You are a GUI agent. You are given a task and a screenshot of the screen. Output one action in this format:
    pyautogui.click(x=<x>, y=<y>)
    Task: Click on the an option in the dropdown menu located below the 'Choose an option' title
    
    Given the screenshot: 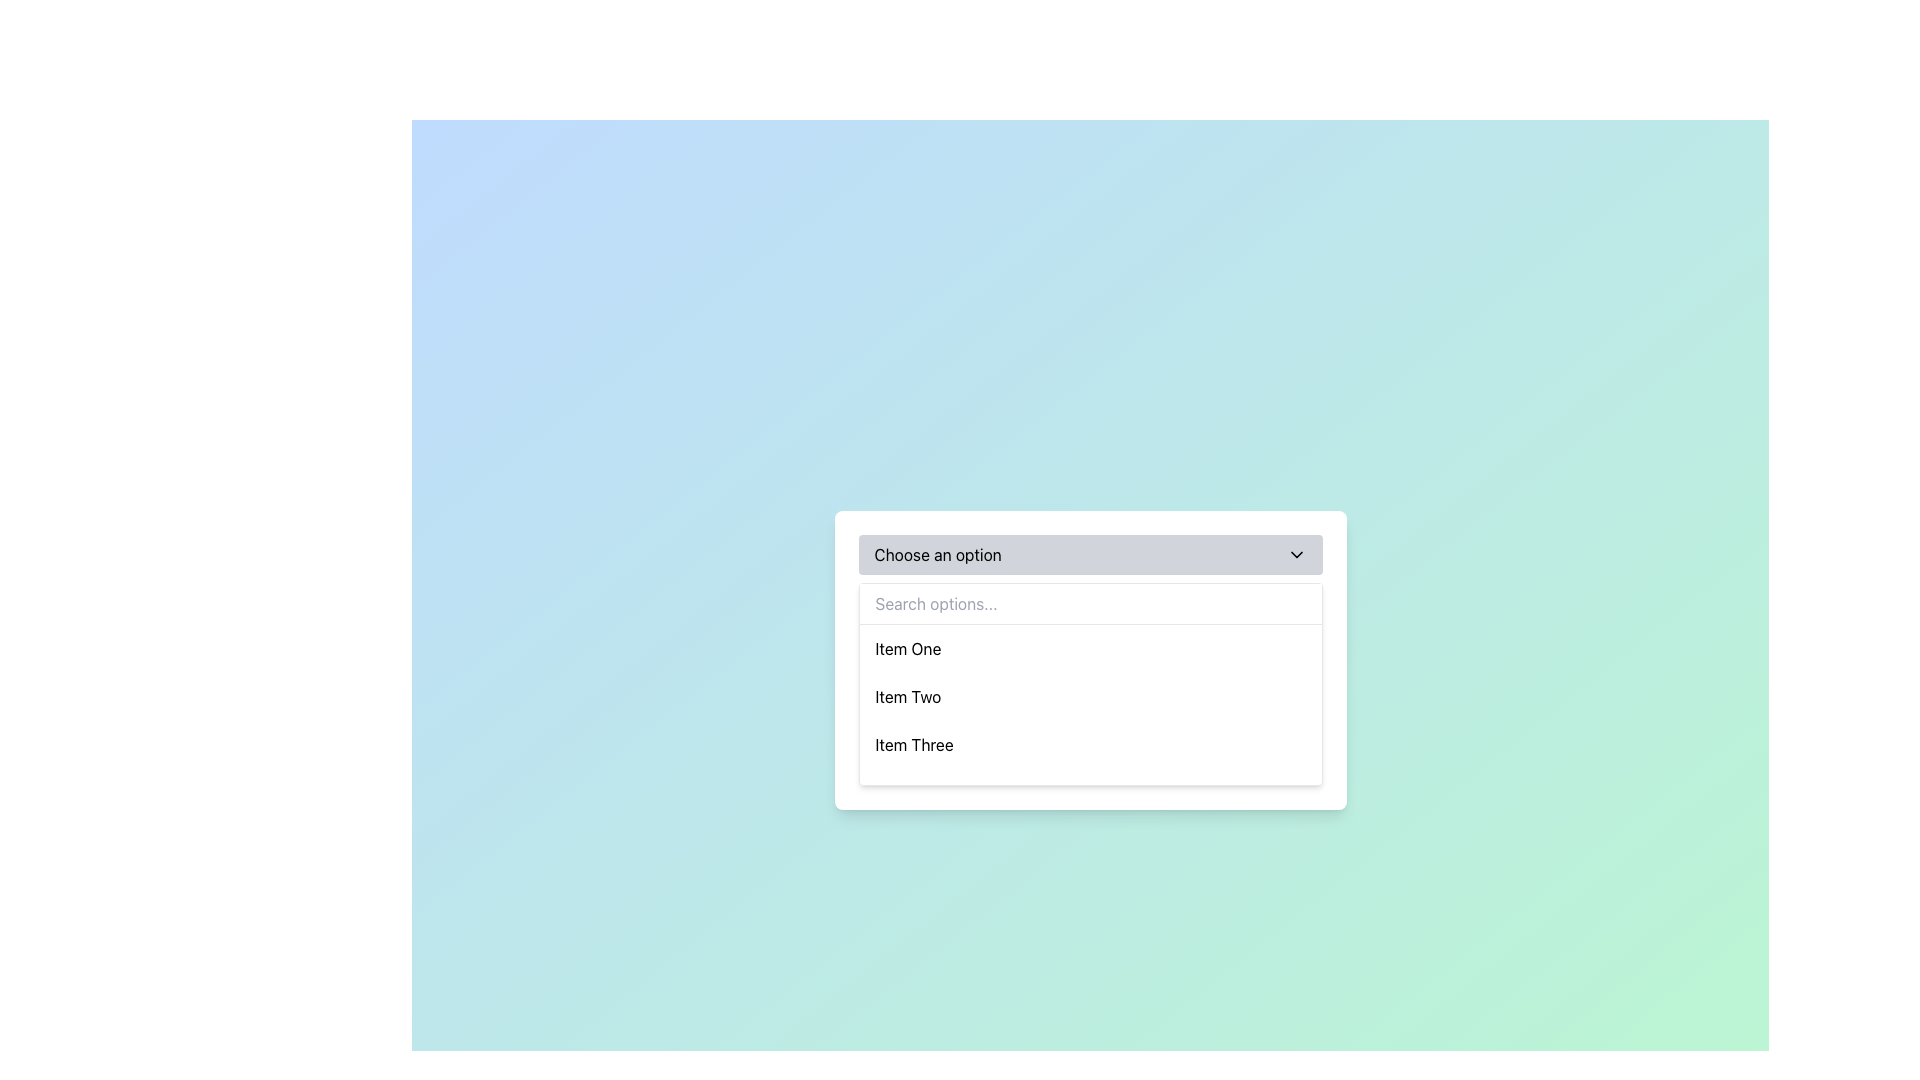 What is the action you would take?
    pyautogui.click(x=1089, y=659)
    